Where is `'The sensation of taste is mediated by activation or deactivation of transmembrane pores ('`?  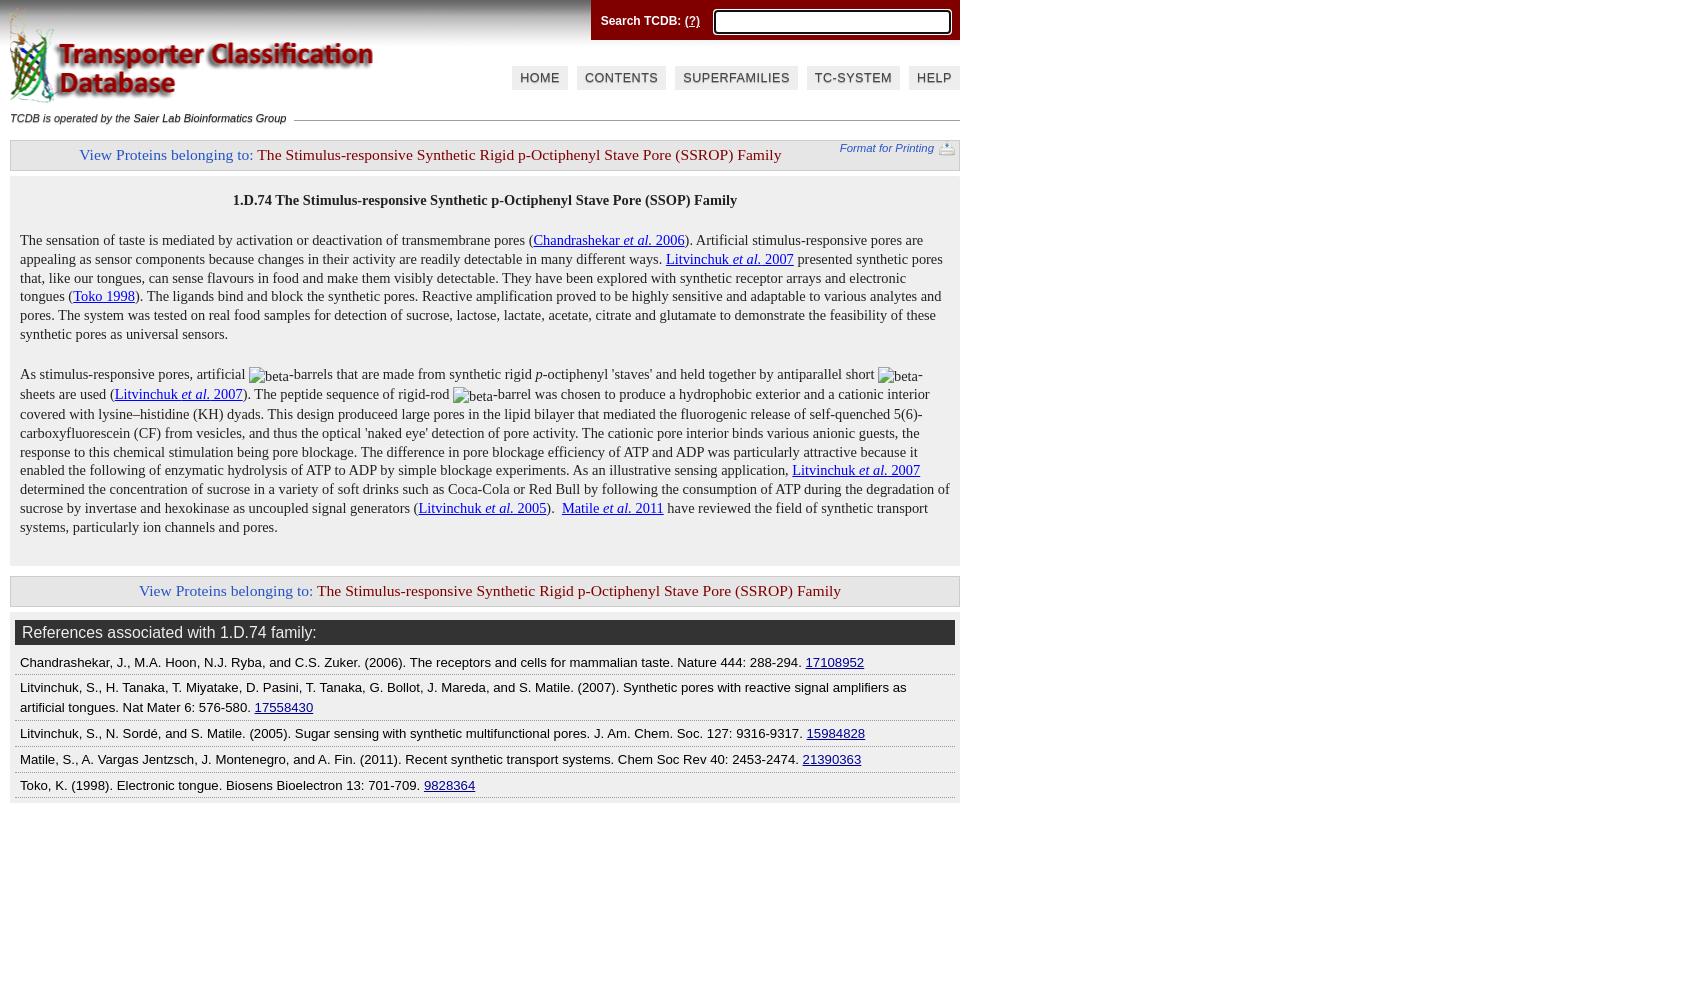
'The sensation of taste is mediated by activation or deactivation of transmembrane pores (' is located at coordinates (276, 239).